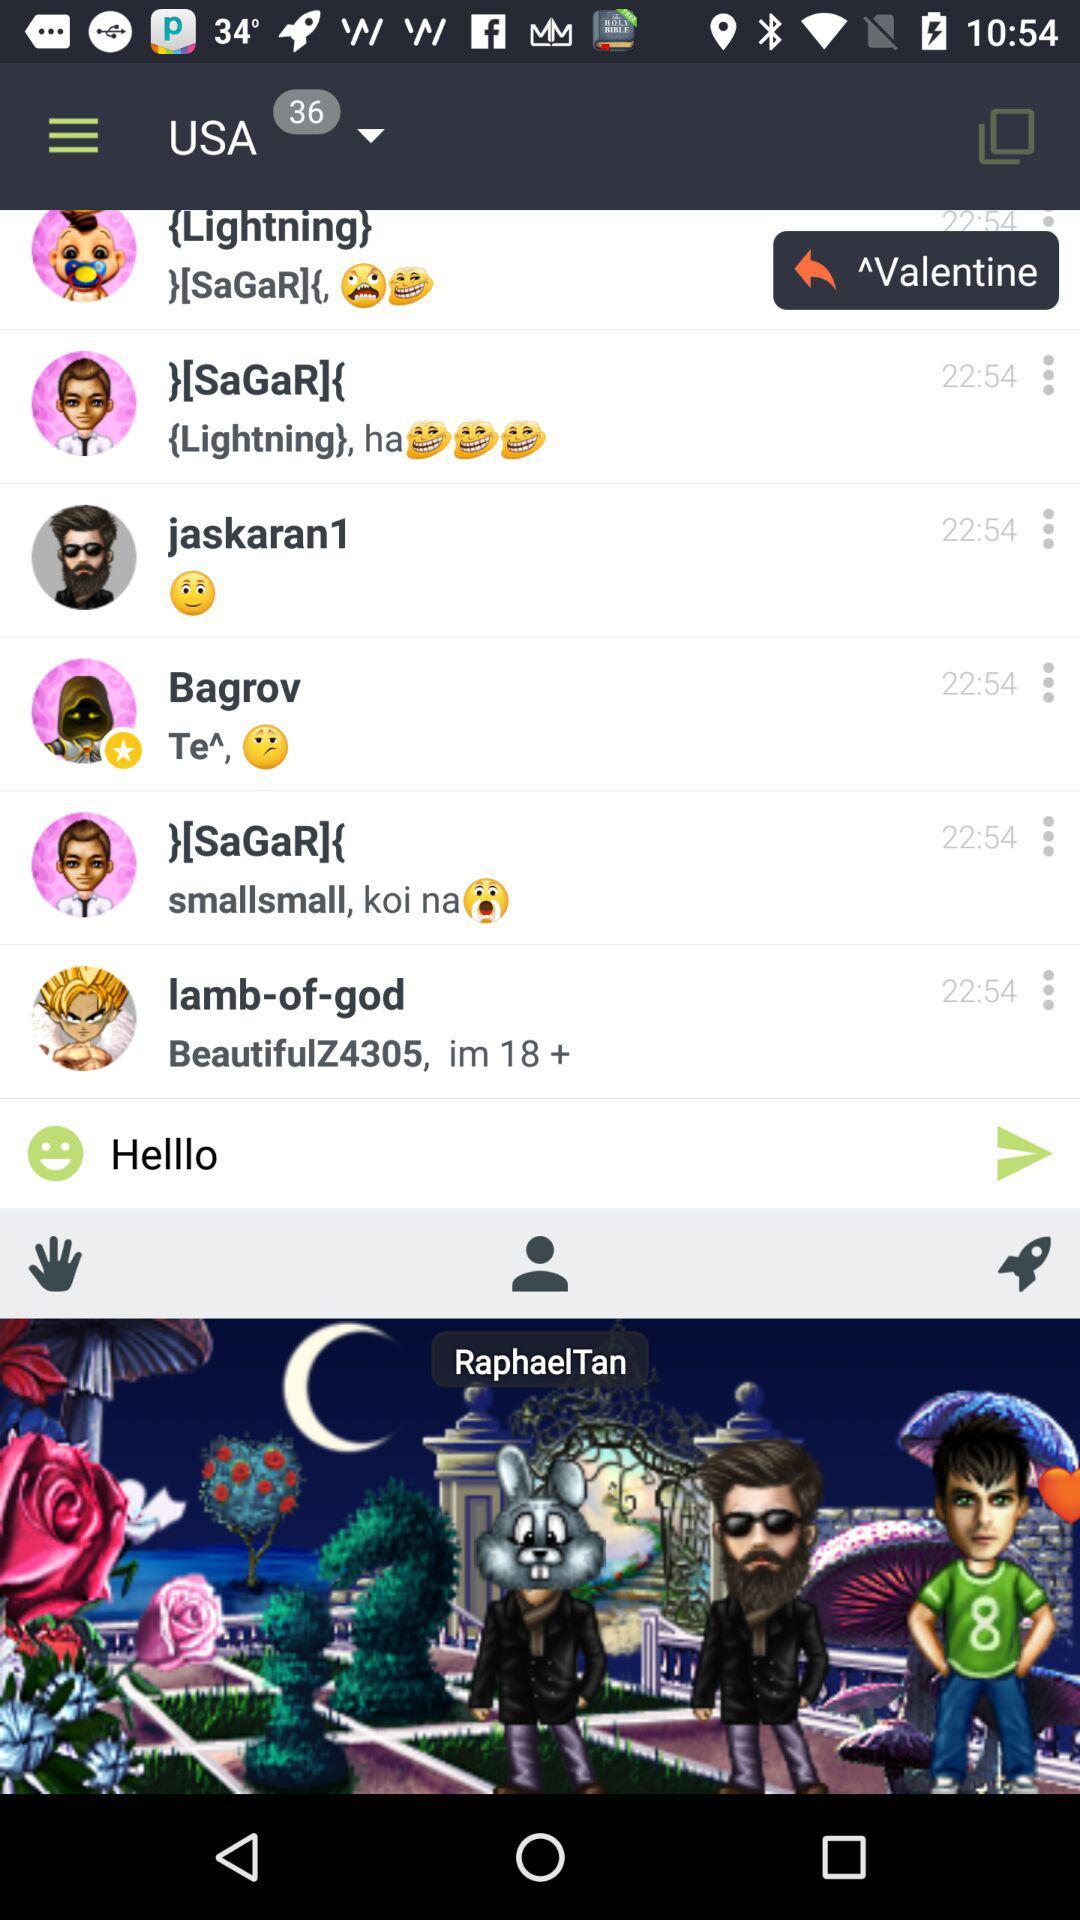 The height and width of the screenshot is (1920, 1080). What do you see at coordinates (1047, 374) in the screenshot?
I see `the more icon` at bounding box center [1047, 374].